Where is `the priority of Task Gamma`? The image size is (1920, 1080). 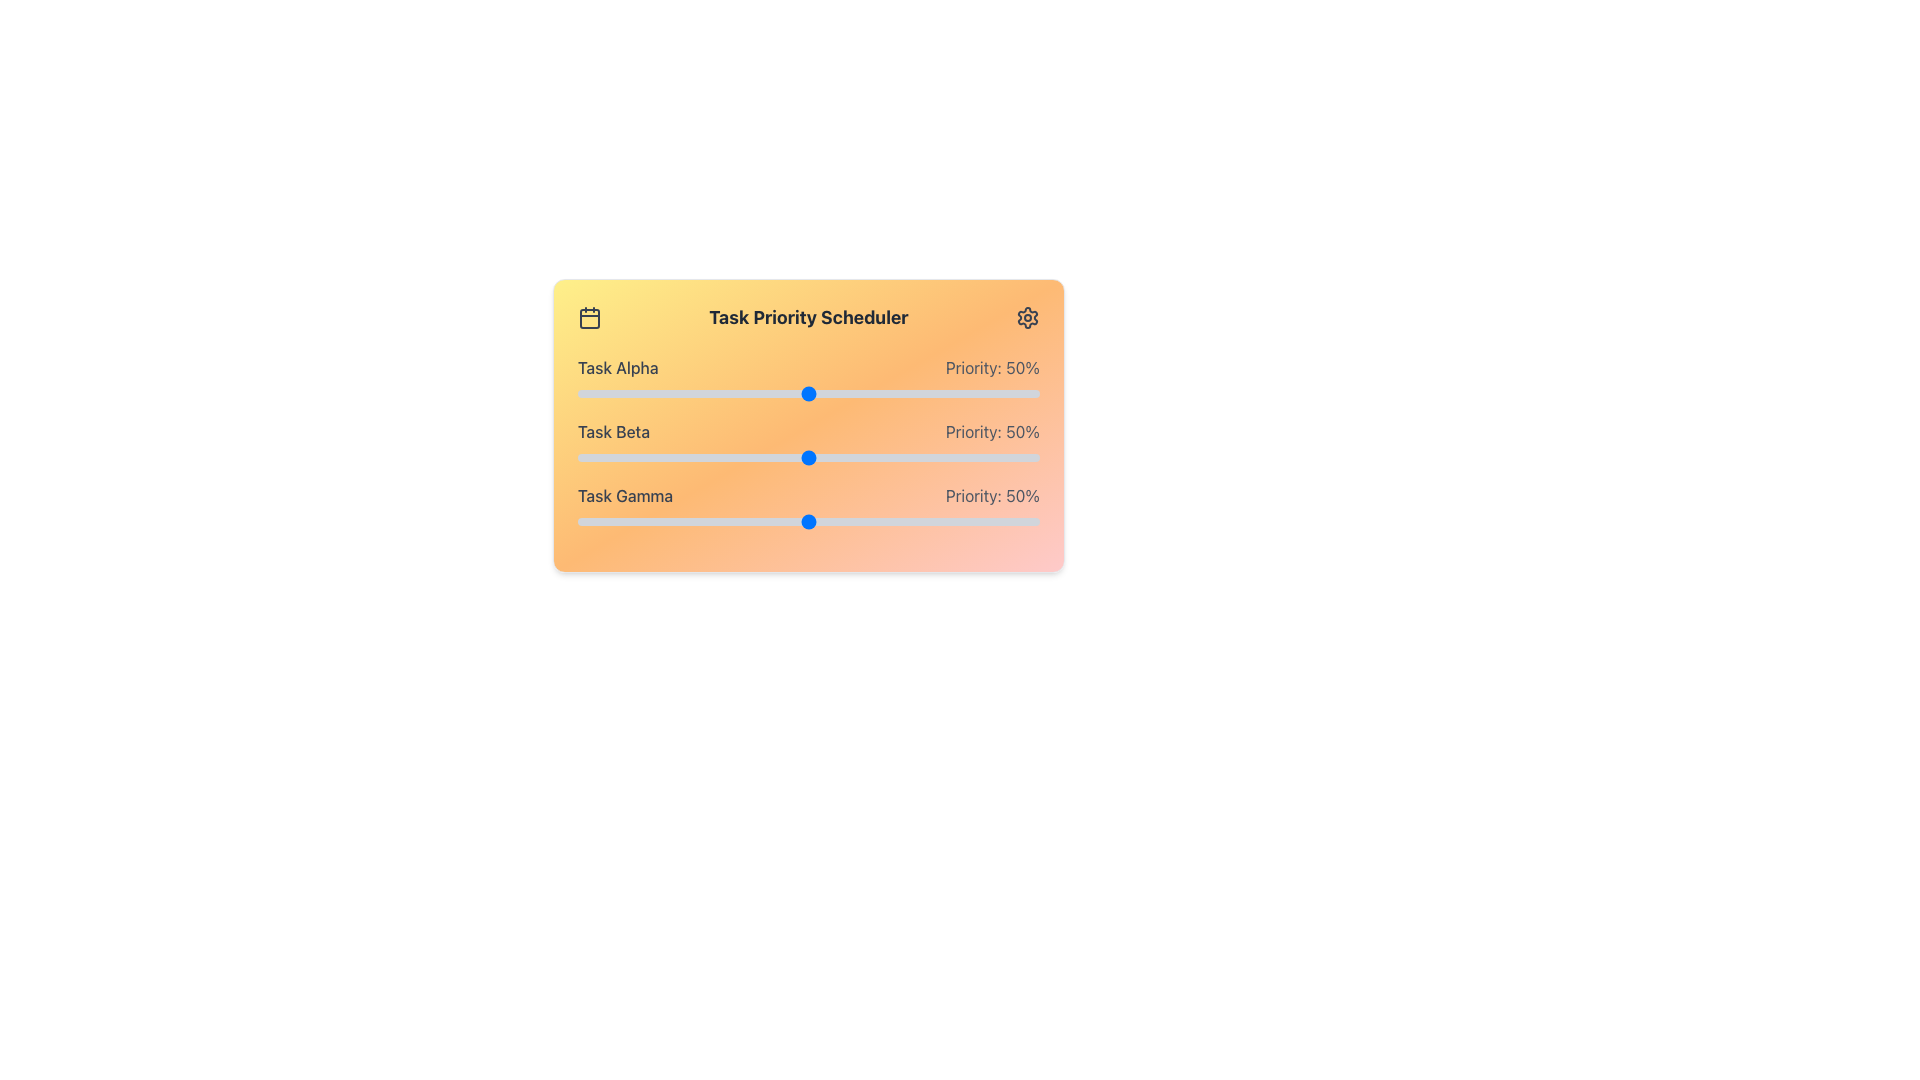
the priority of Task Gamma is located at coordinates (747, 520).